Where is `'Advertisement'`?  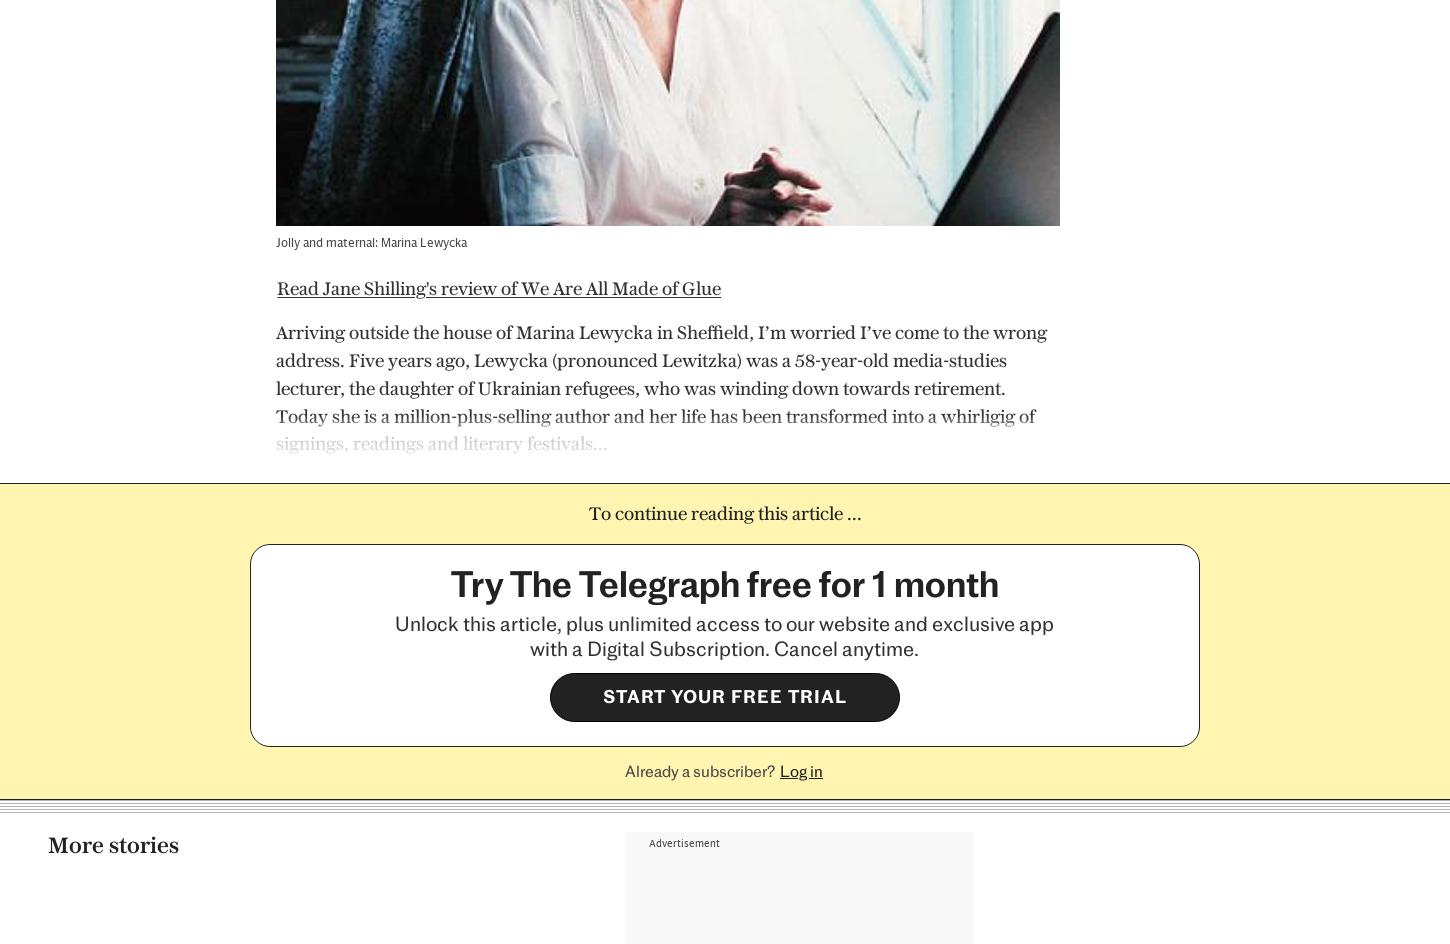 'Advertisement' is located at coordinates (682, 18).